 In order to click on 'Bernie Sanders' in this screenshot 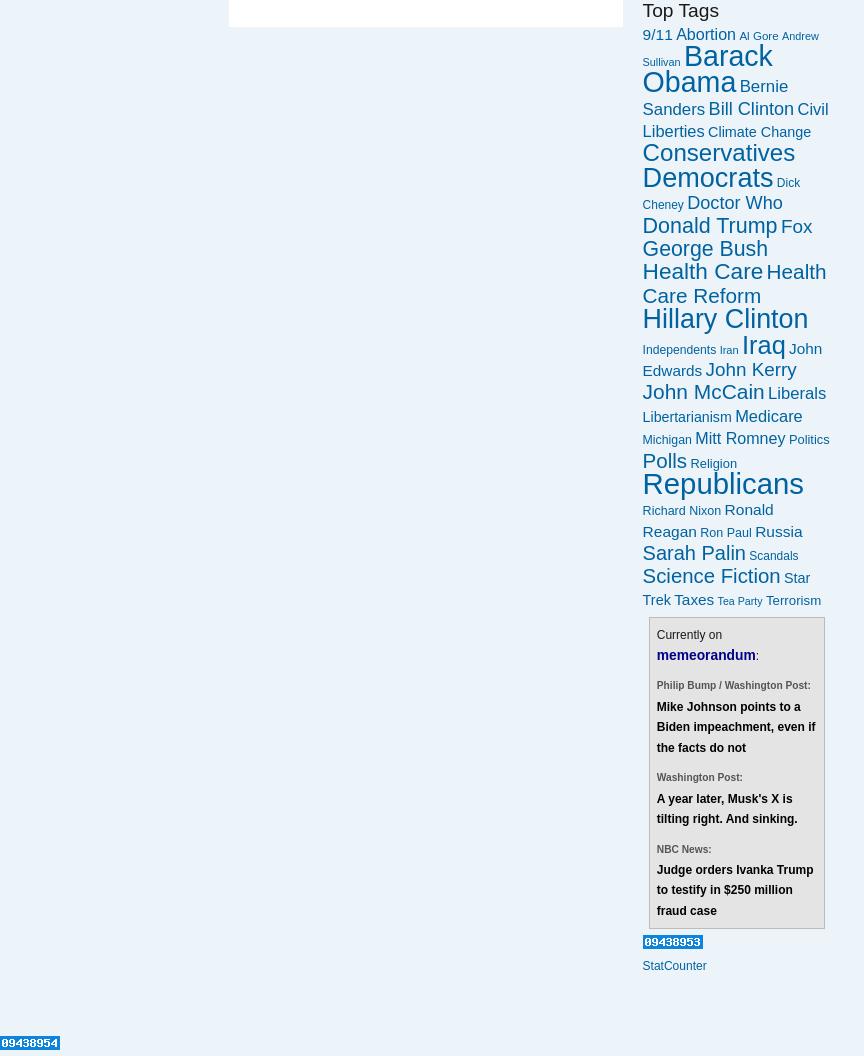, I will do `click(714, 96)`.